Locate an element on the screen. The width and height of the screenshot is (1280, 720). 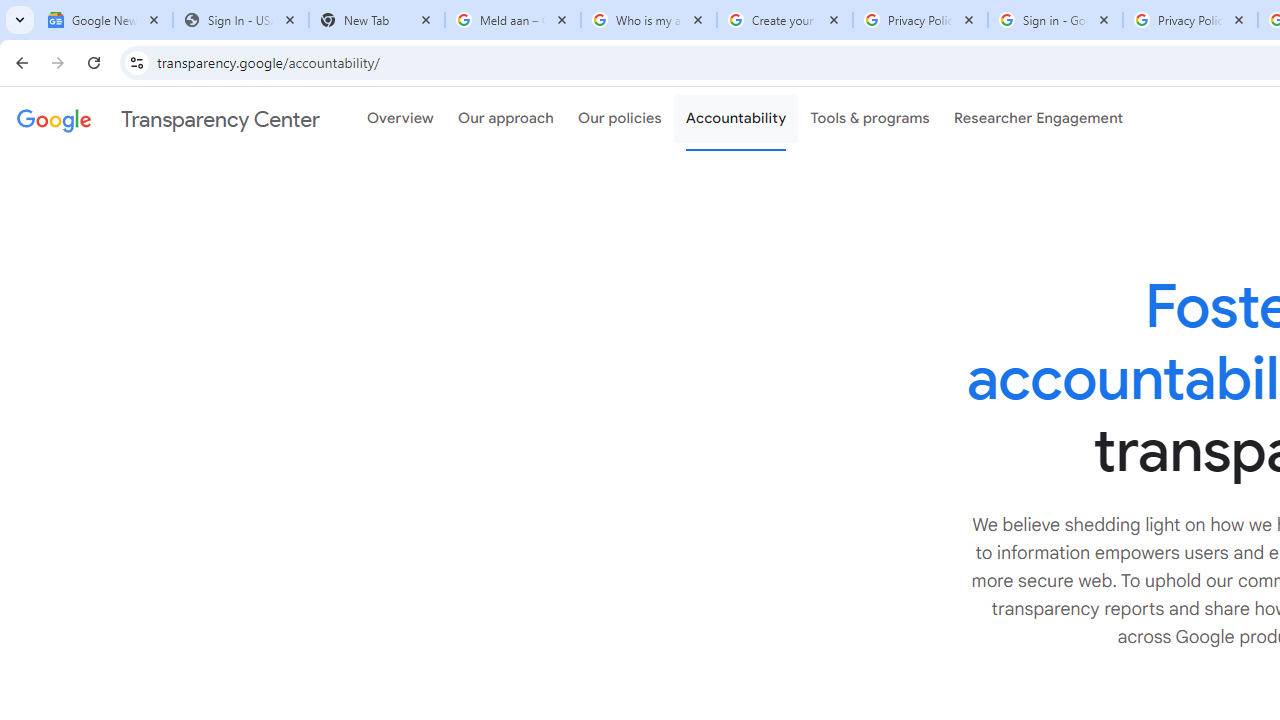
'Our policies' is located at coordinates (619, 119).